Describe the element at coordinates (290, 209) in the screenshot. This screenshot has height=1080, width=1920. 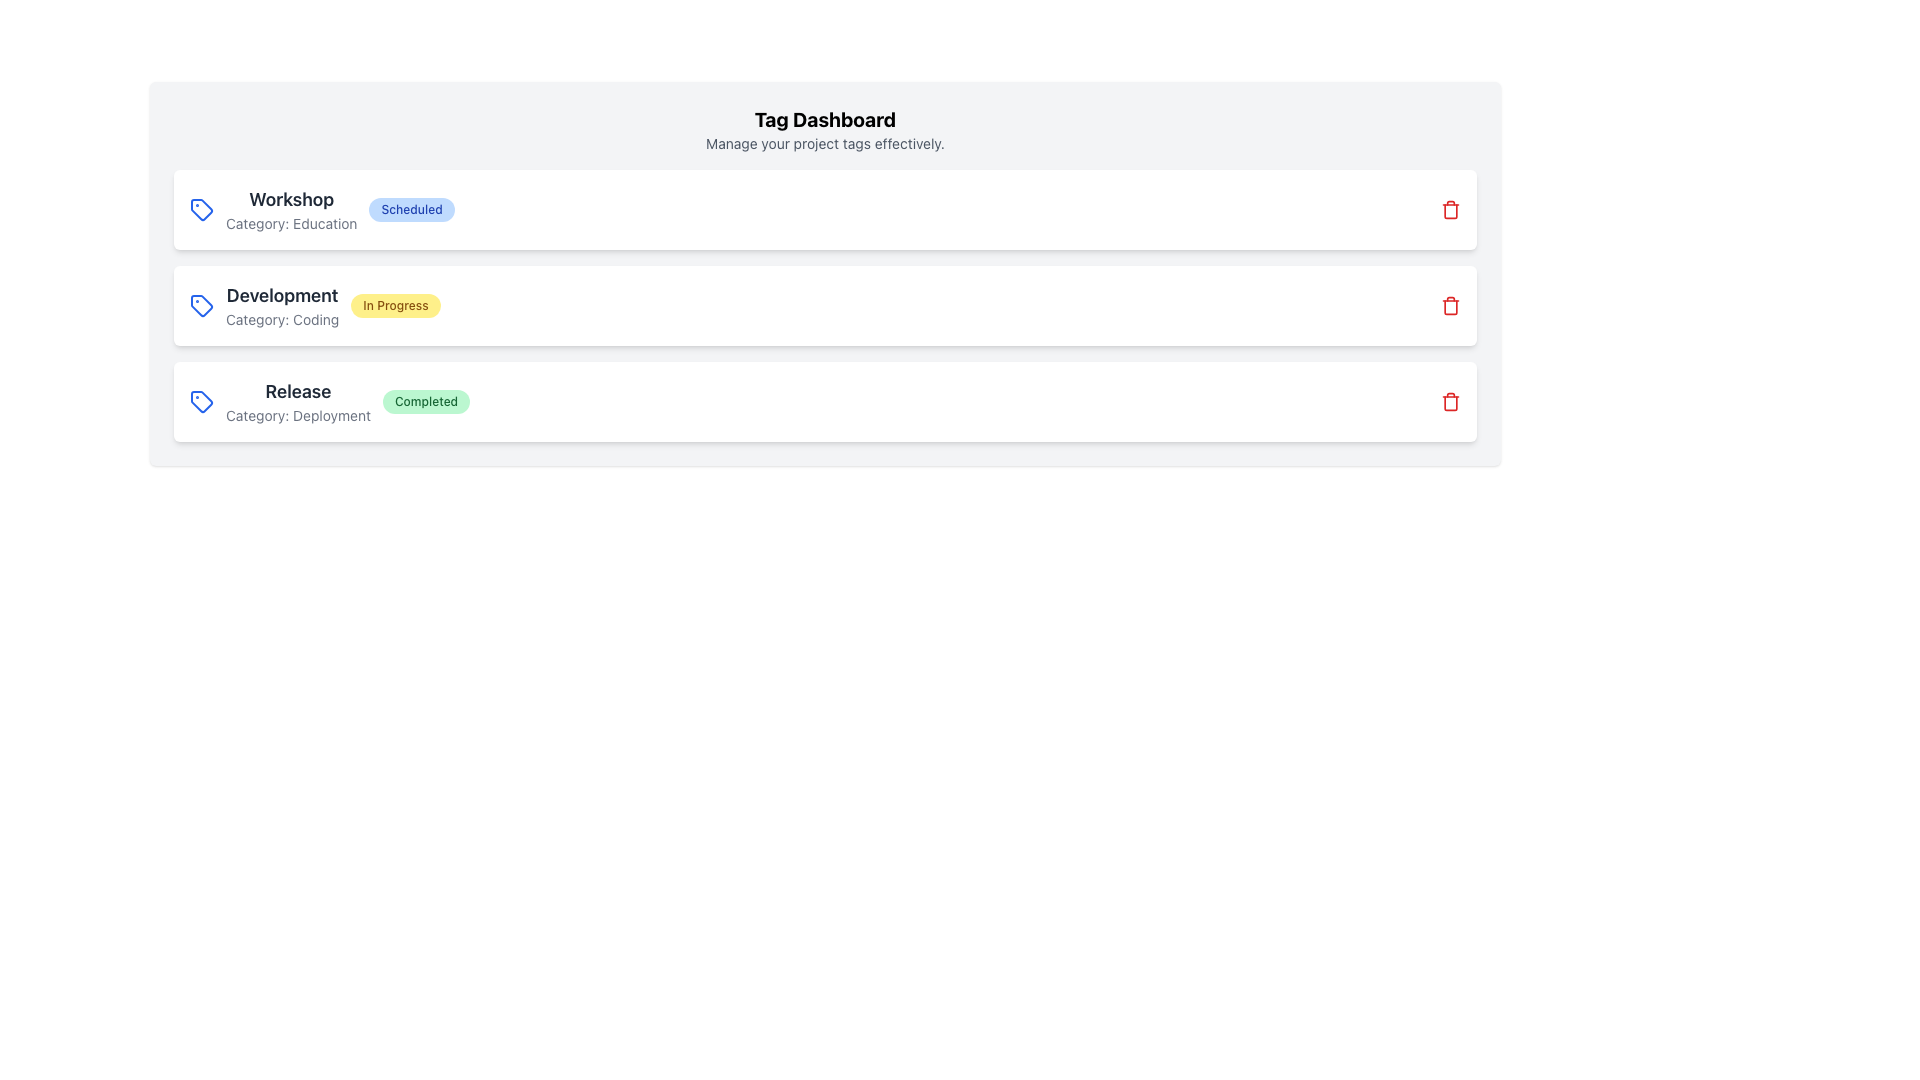
I see `the 'Workshop' text label` at that location.